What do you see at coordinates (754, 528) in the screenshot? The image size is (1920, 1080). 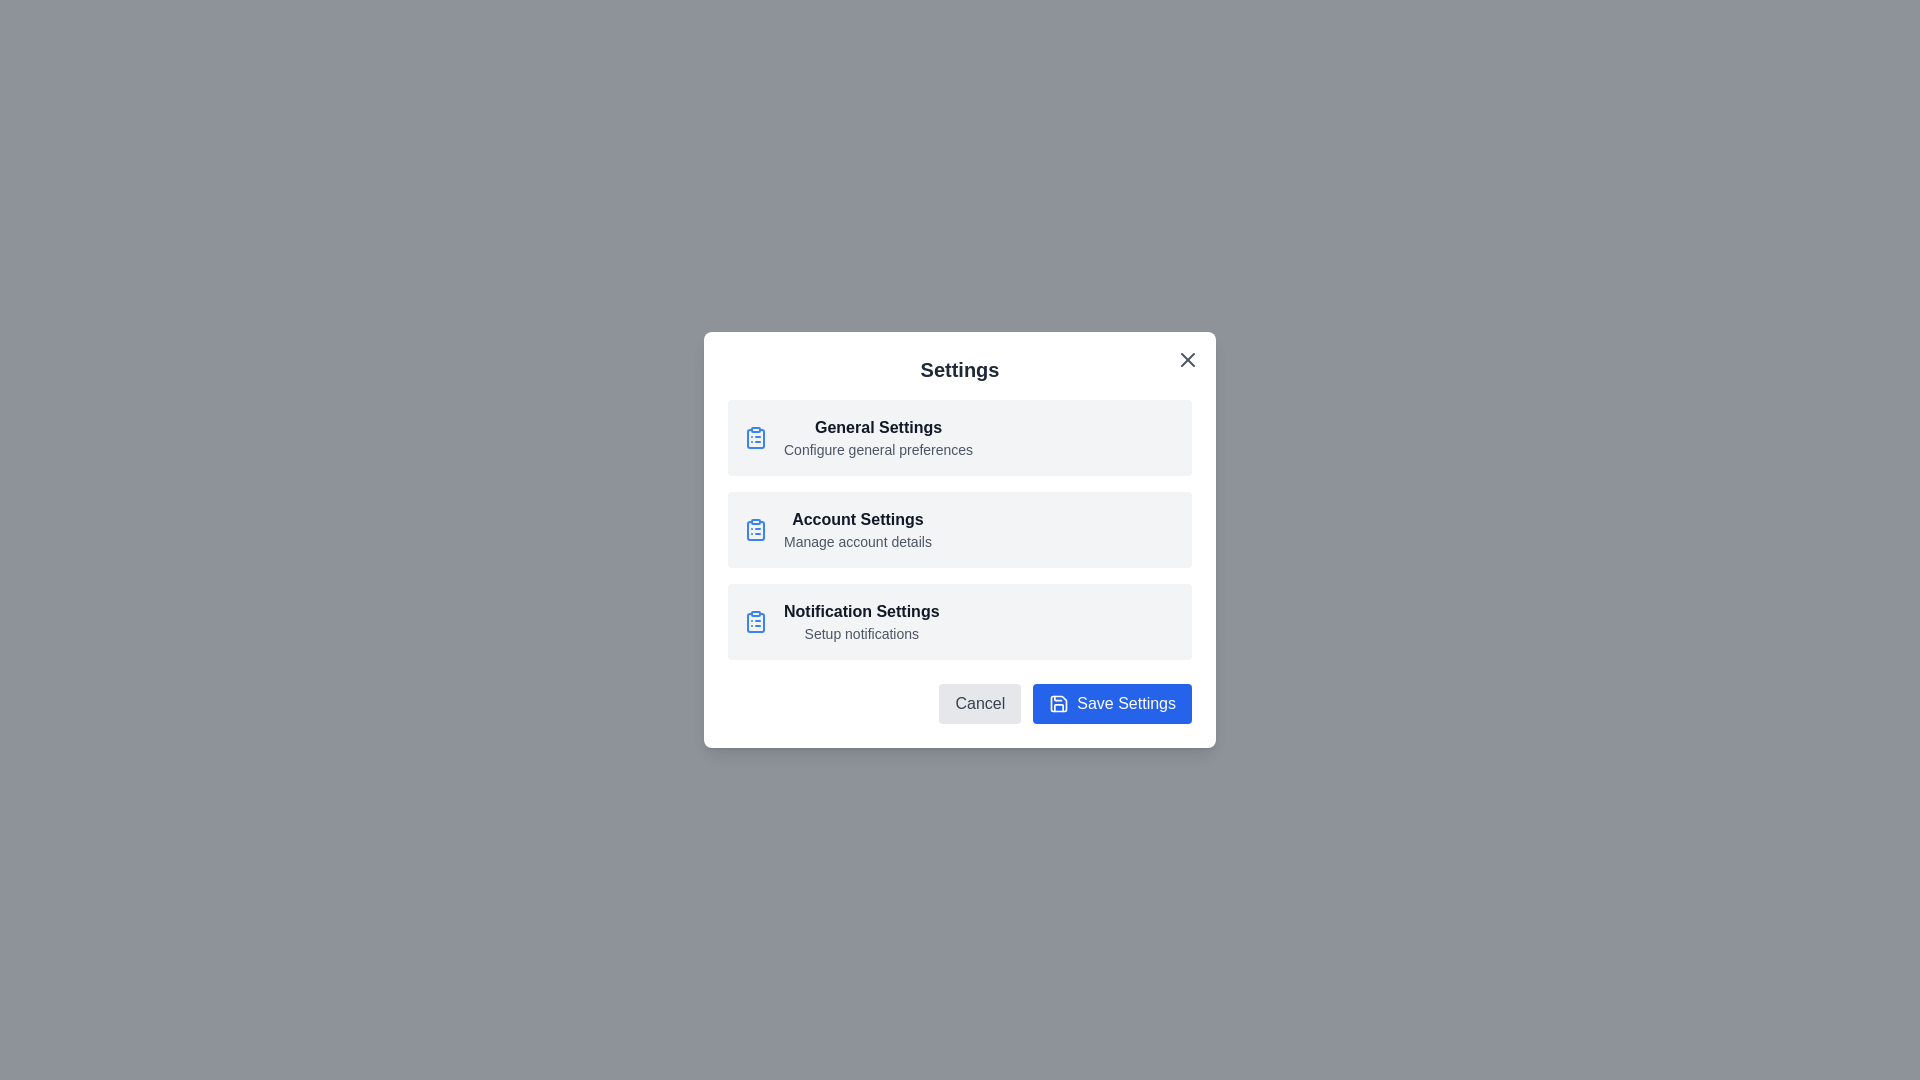 I see `the 'Account Settings' icon, which is the first visual element in the card located to the left of the text content` at bounding box center [754, 528].